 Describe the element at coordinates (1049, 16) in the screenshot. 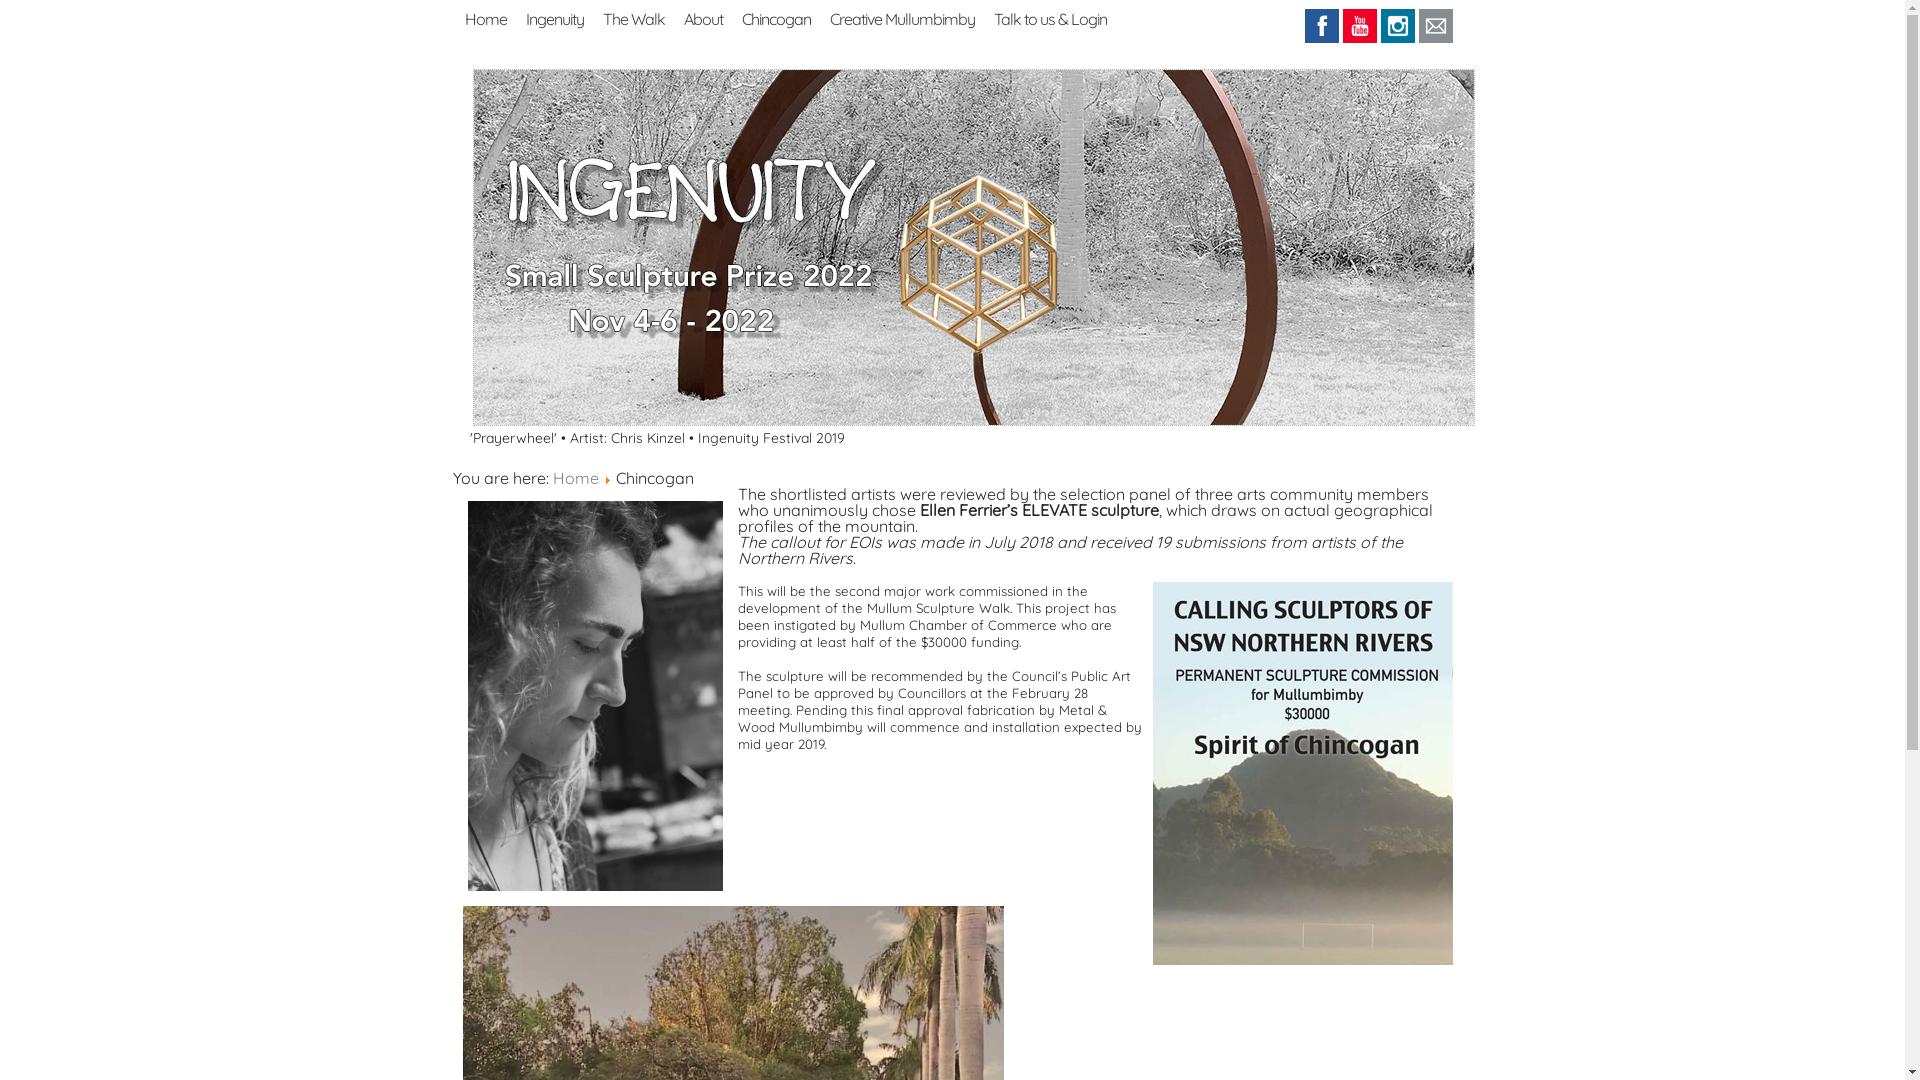

I see `'Talk to us & Login'` at that location.